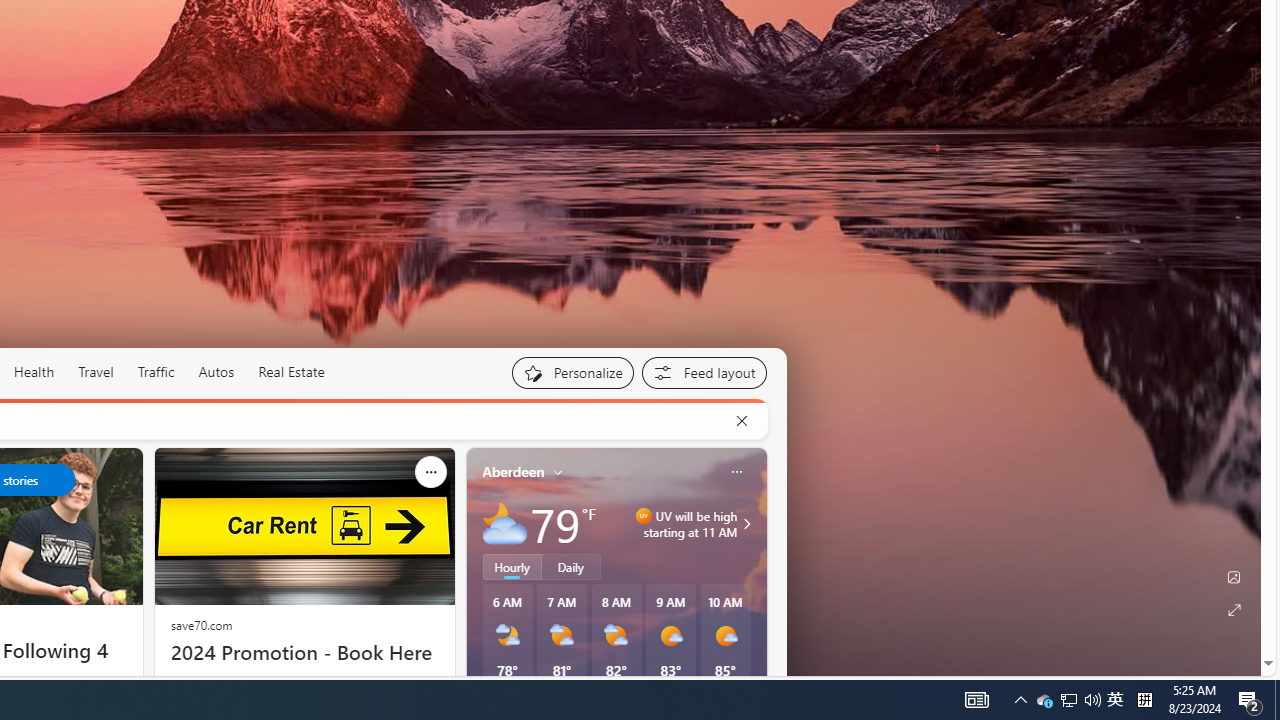 The height and width of the screenshot is (720, 1280). I want to click on 'UV will be high starting at 11 AM', so click(743, 522).